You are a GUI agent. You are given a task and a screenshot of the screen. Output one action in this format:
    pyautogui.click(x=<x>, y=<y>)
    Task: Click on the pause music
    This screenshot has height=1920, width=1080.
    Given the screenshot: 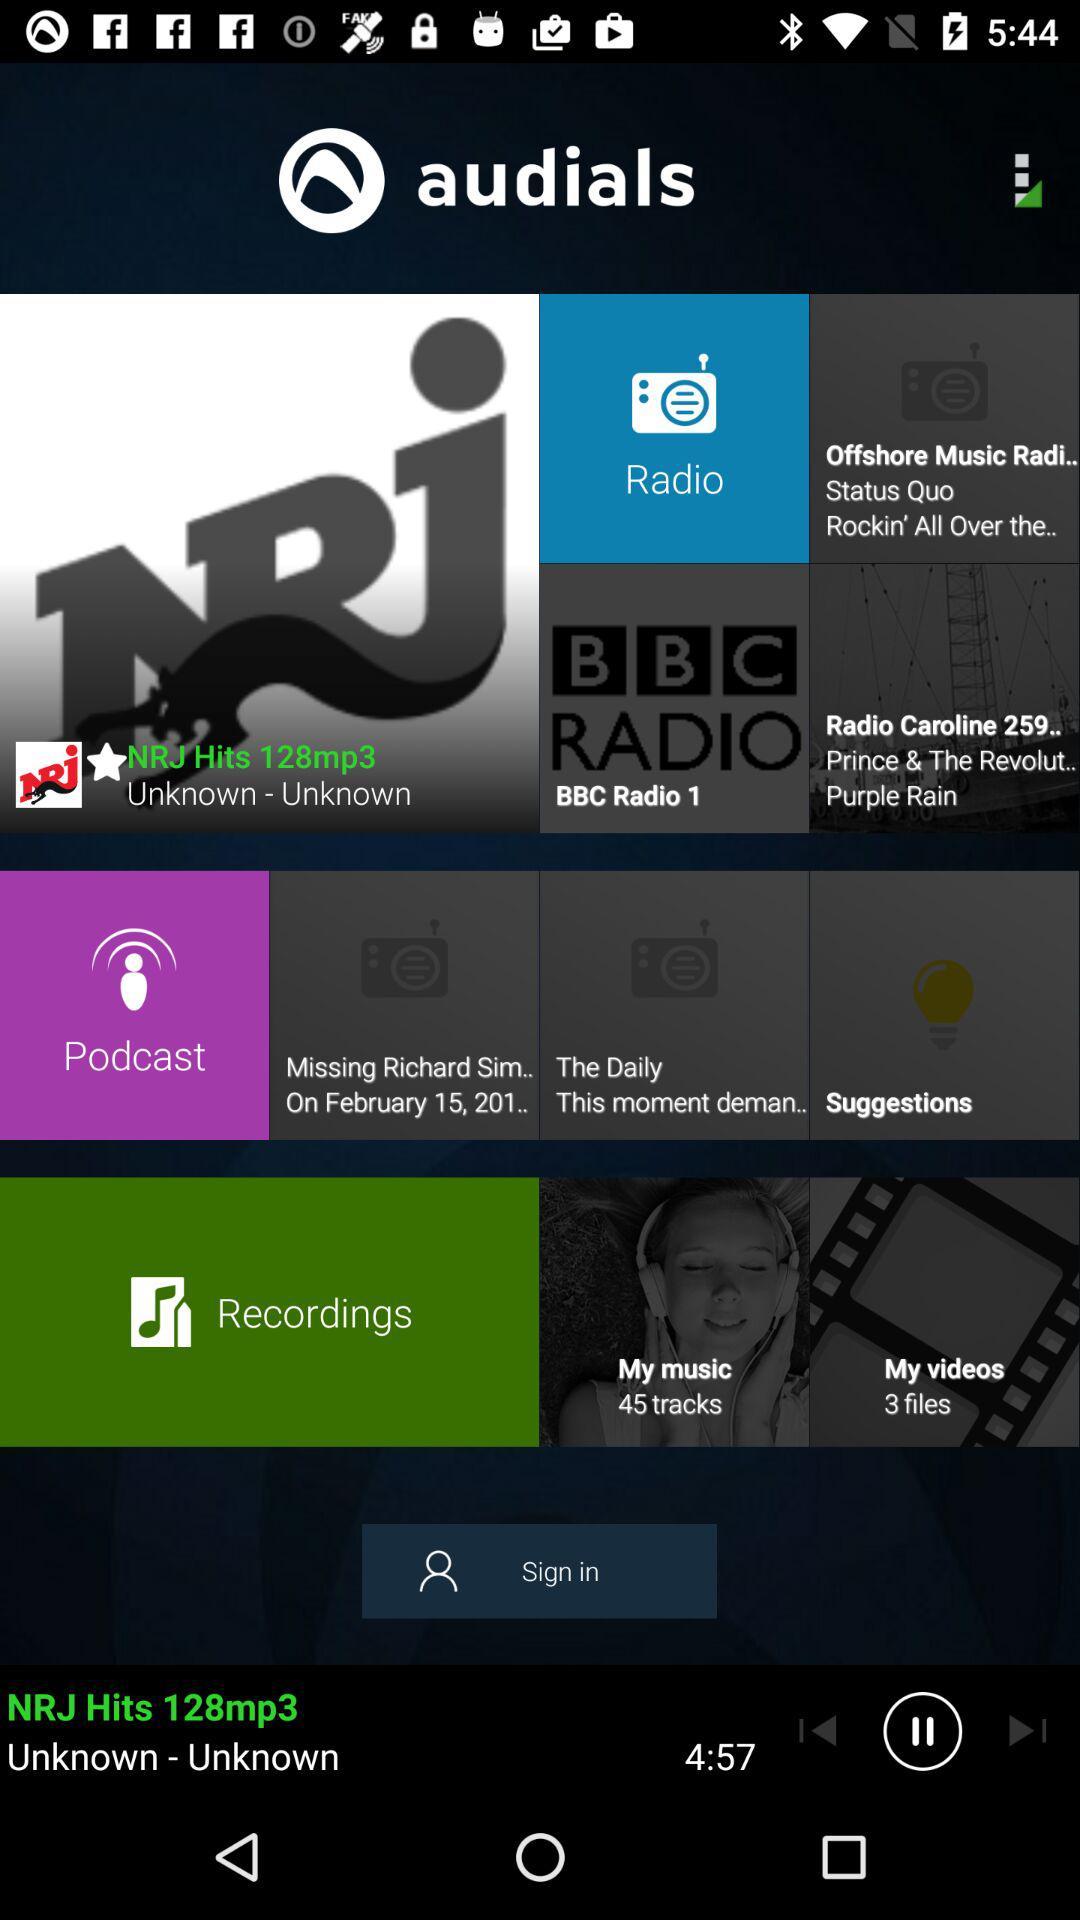 What is the action you would take?
    pyautogui.click(x=922, y=1730)
    